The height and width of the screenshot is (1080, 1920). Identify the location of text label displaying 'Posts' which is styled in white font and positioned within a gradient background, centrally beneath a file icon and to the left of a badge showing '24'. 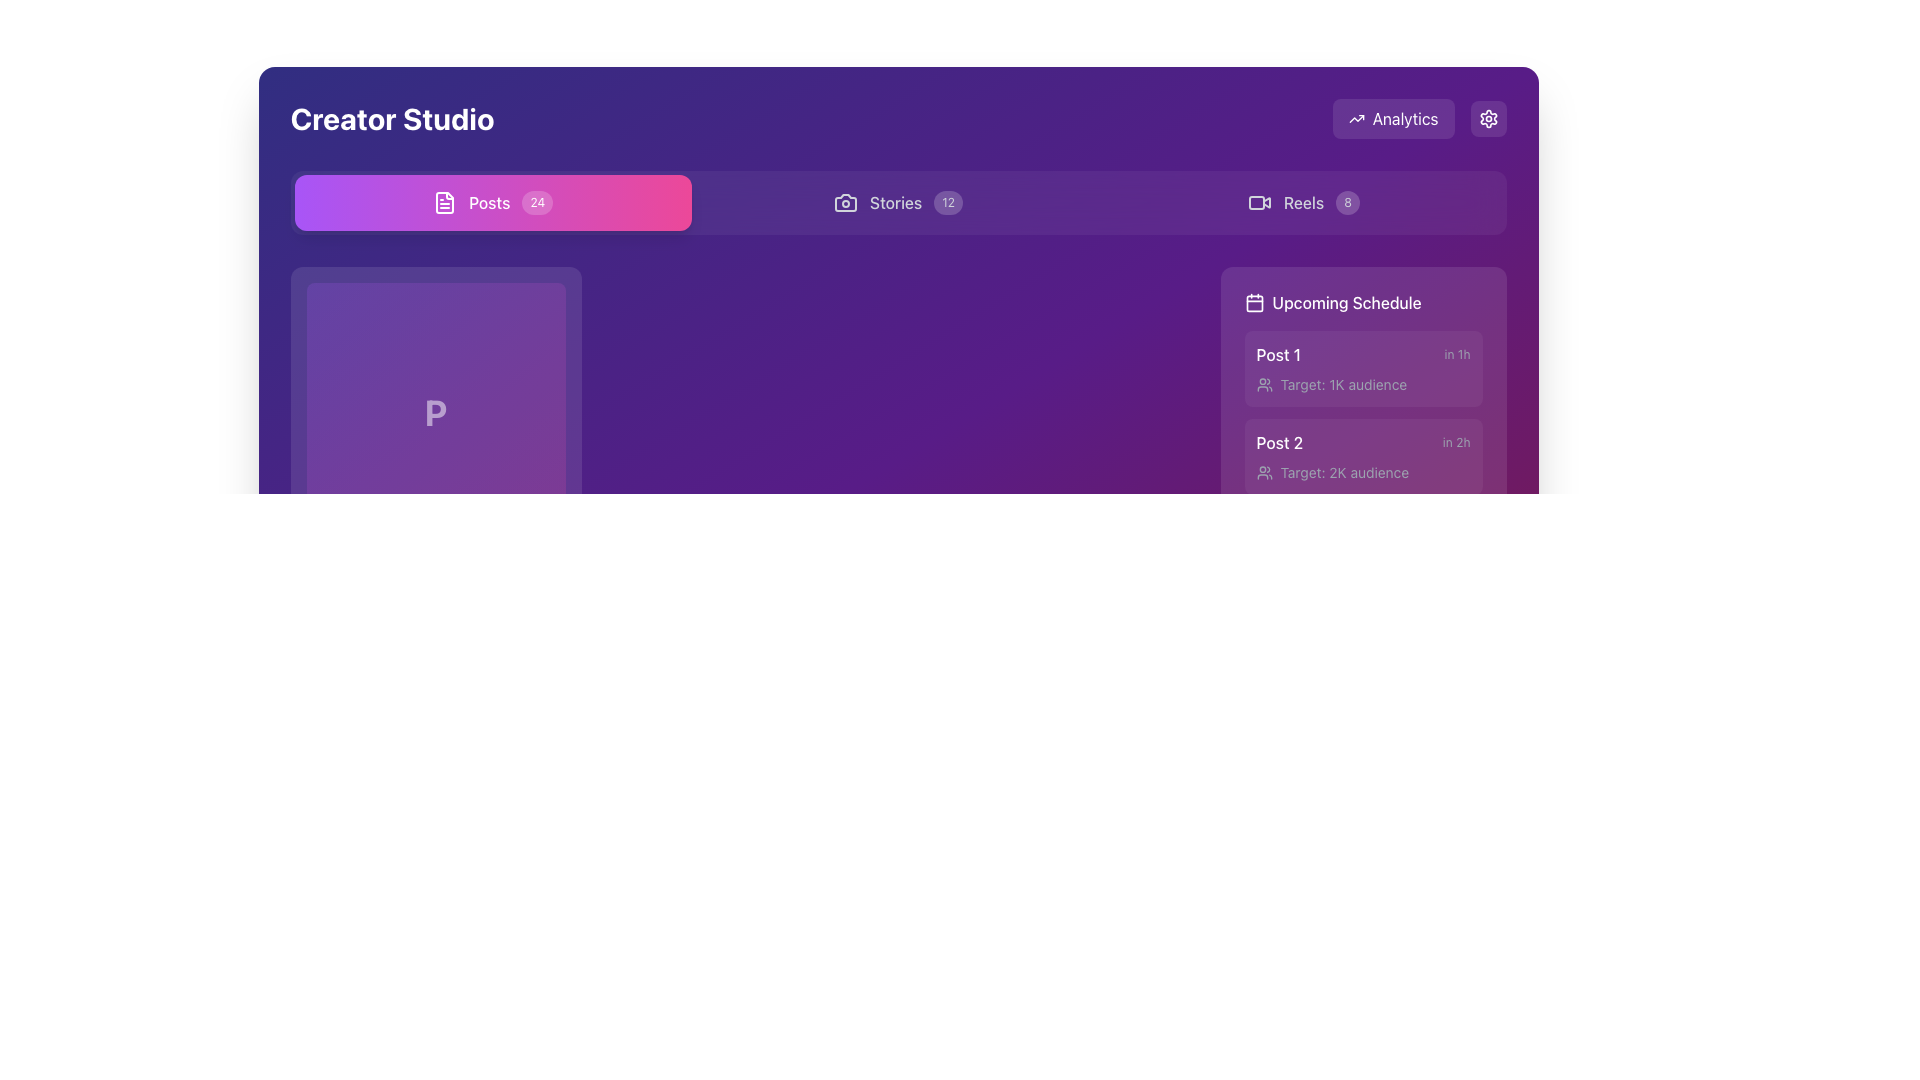
(489, 203).